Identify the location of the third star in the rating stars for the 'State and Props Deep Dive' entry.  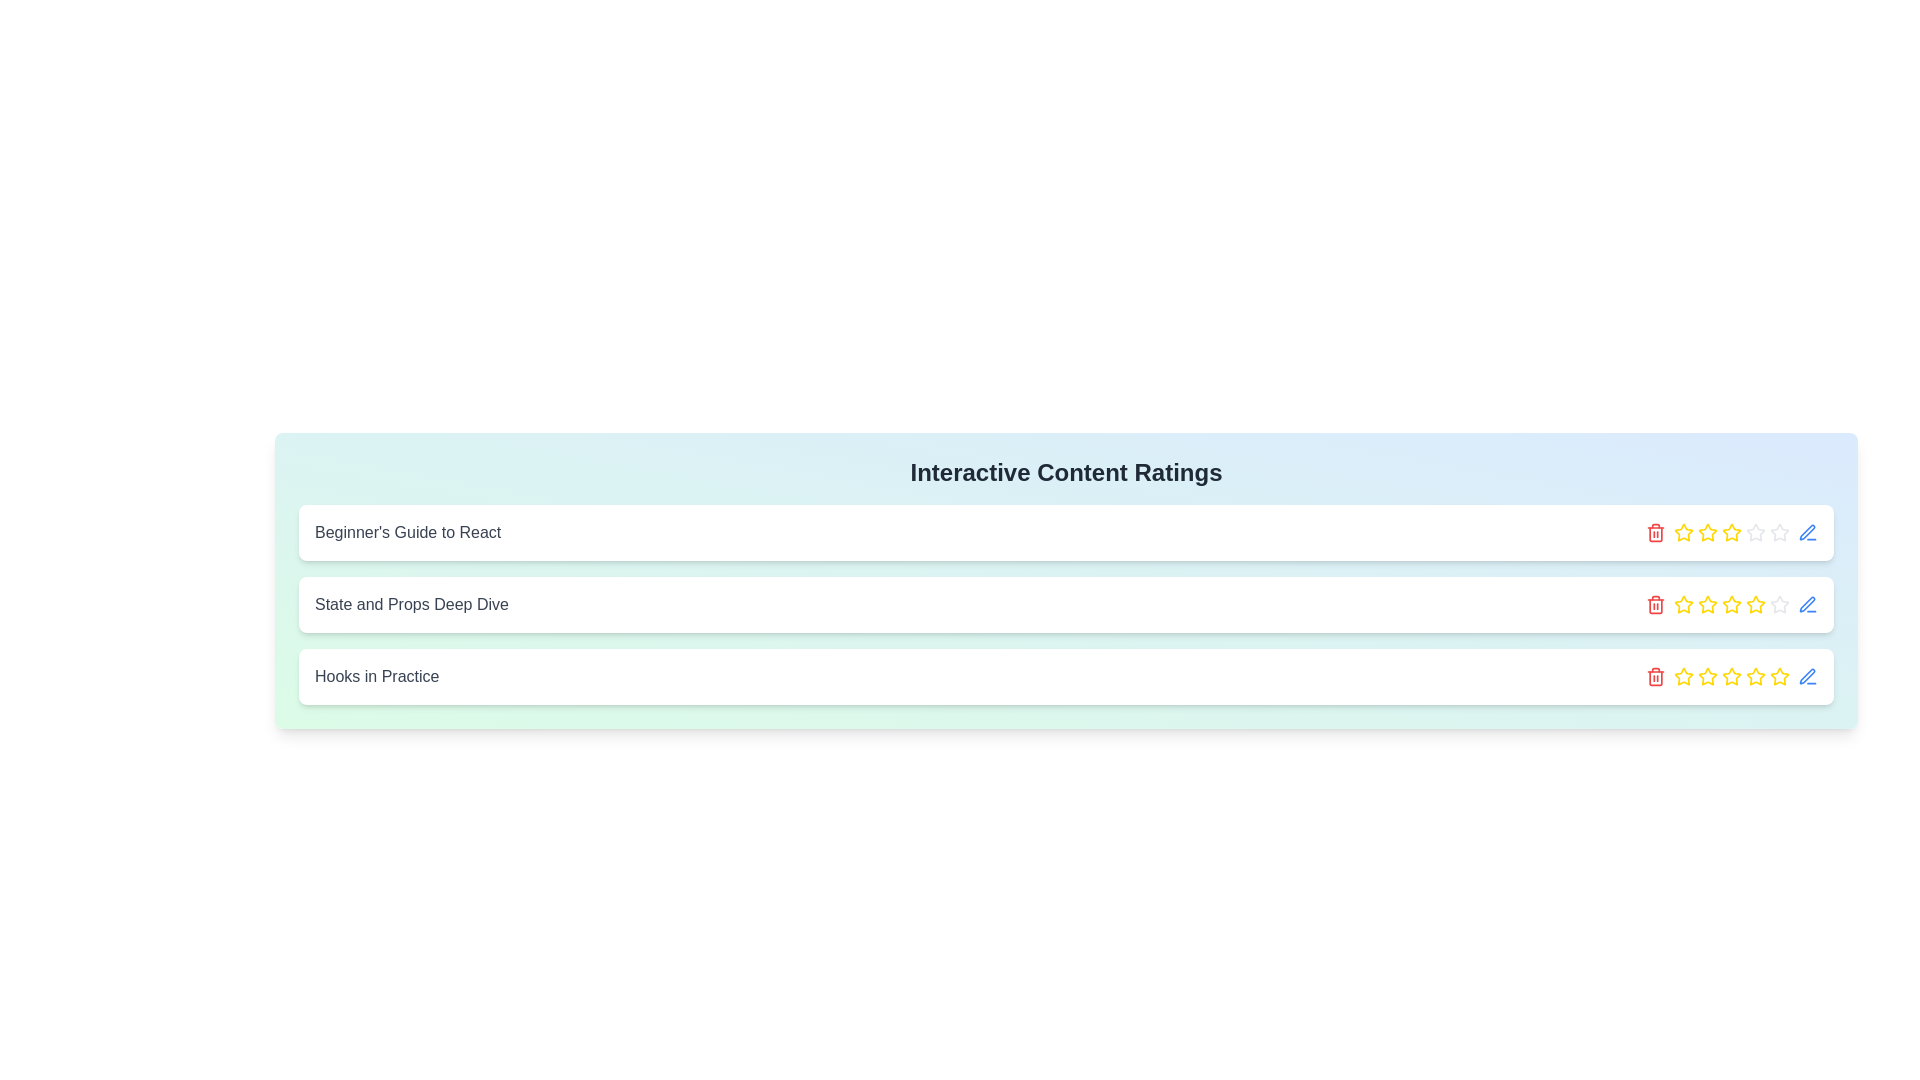
(1707, 604).